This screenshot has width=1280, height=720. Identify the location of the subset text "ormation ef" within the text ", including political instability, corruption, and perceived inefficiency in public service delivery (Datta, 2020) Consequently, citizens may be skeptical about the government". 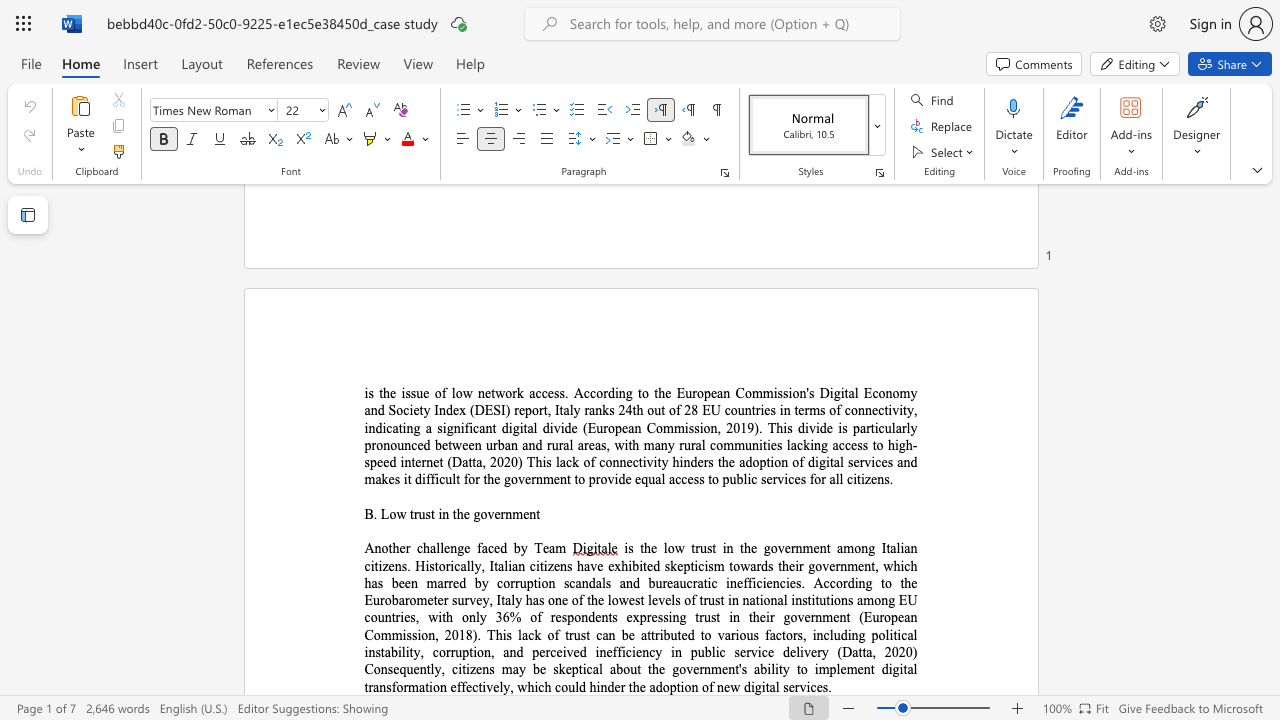
(396, 686).